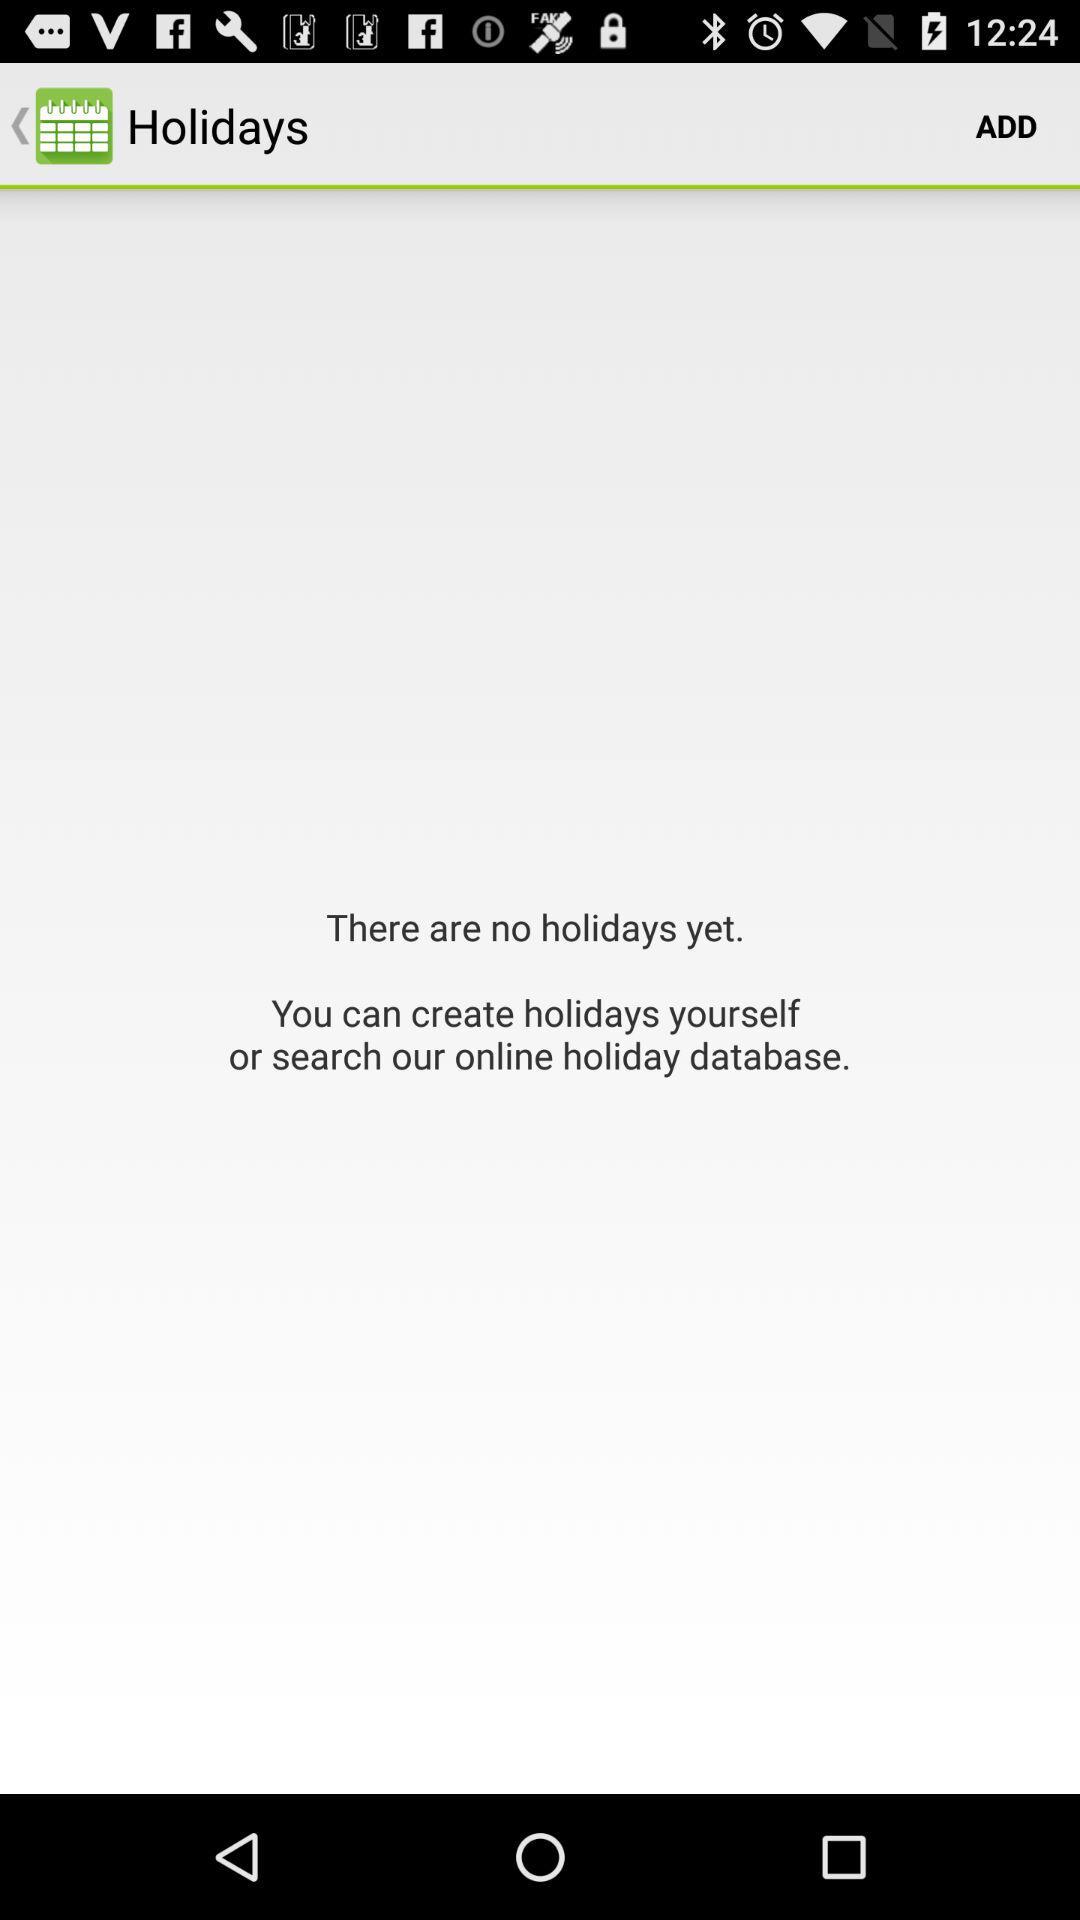 The width and height of the screenshot is (1080, 1920). I want to click on the add item, so click(1006, 124).